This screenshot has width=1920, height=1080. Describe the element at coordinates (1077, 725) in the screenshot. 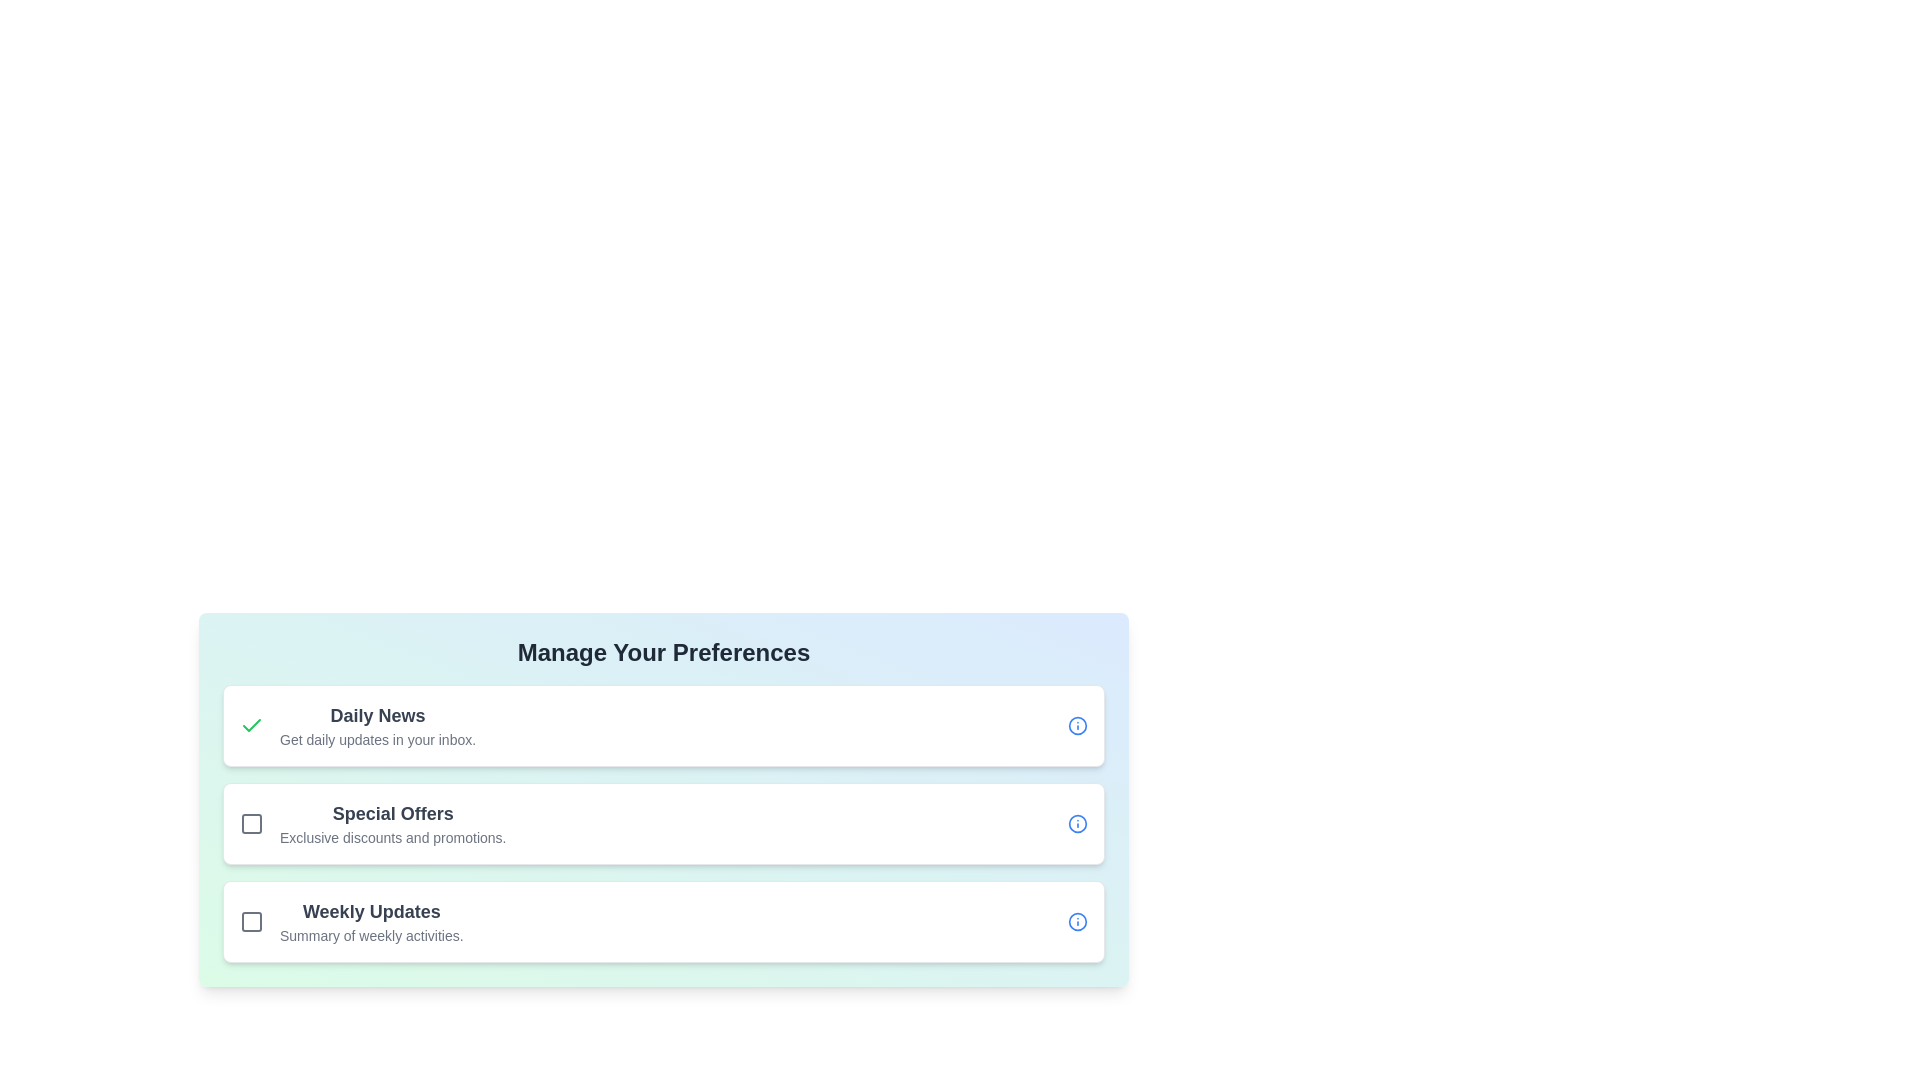

I see `the info icon located on the far-right side of the 'Daily News' preference option` at that location.